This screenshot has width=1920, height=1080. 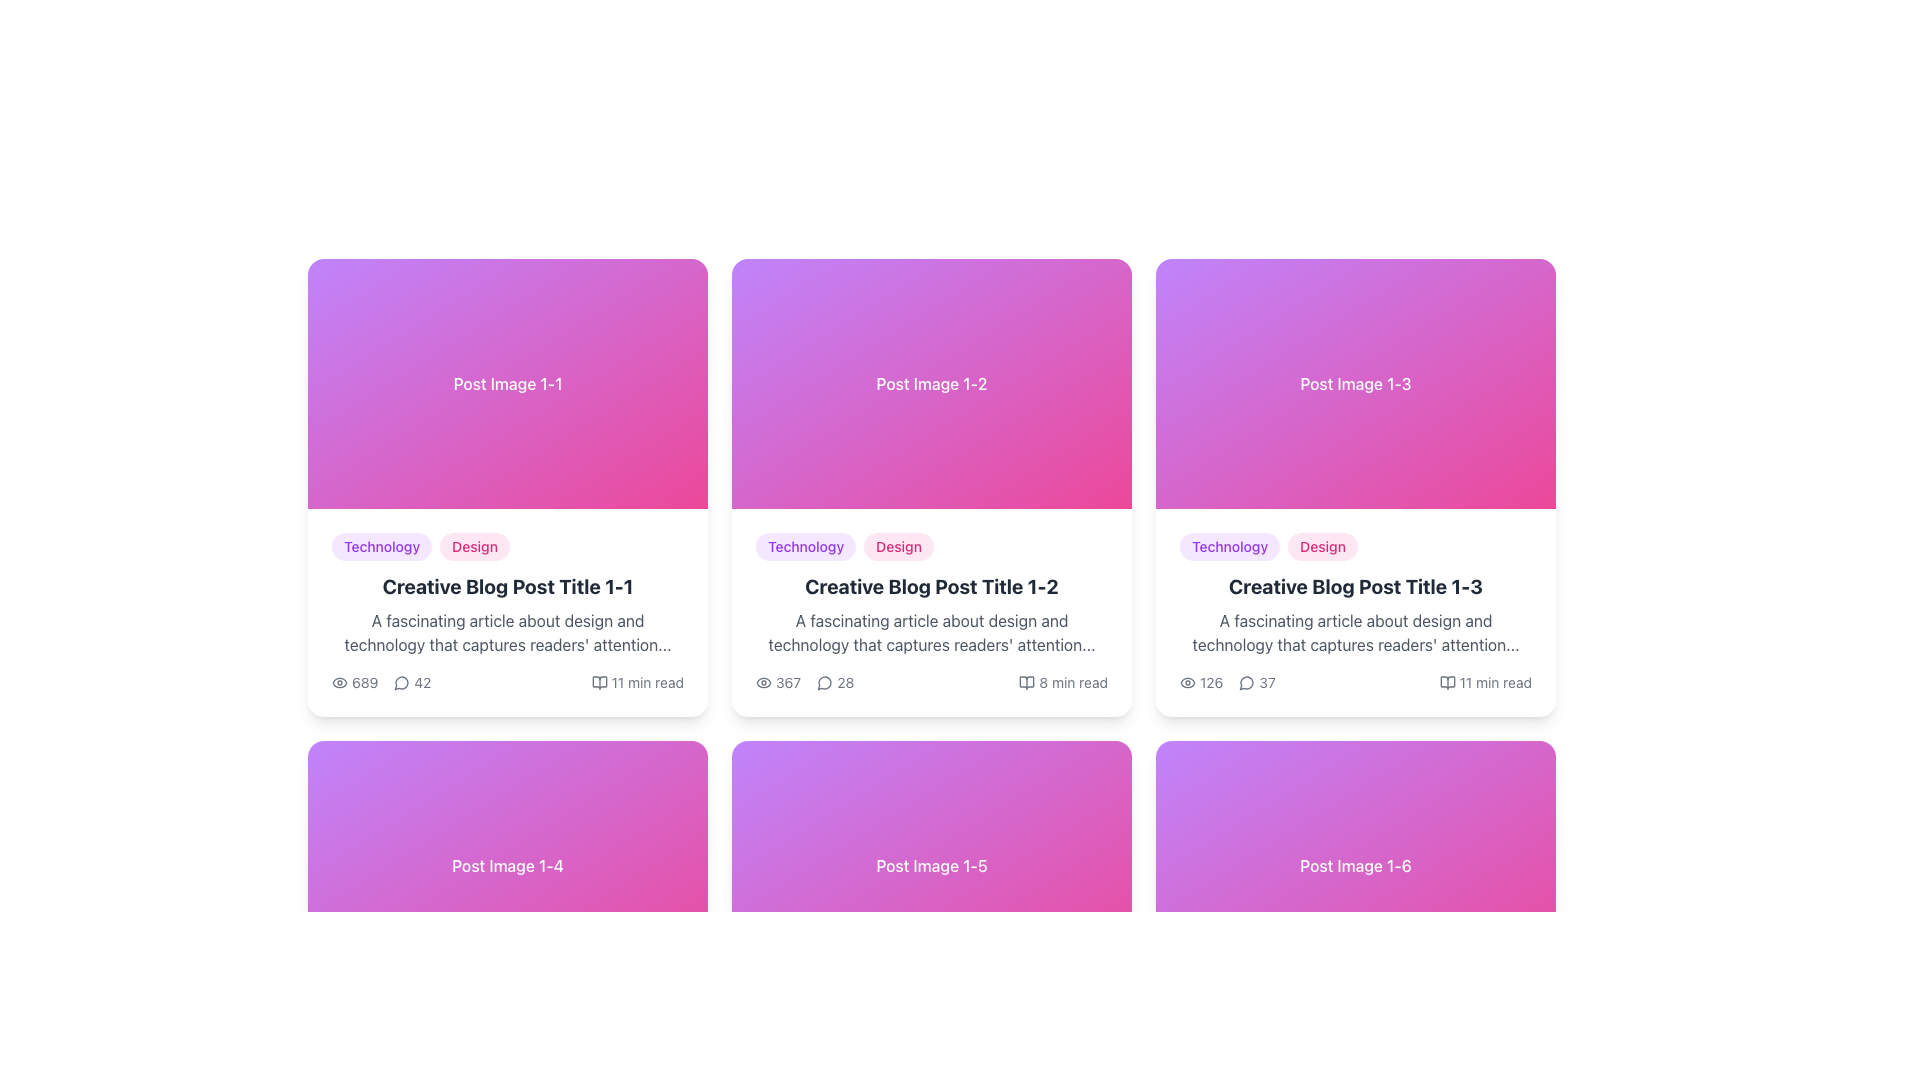 I want to click on the tag list element containing the labels 'Technology' and 'Design', so click(x=1356, y=547).